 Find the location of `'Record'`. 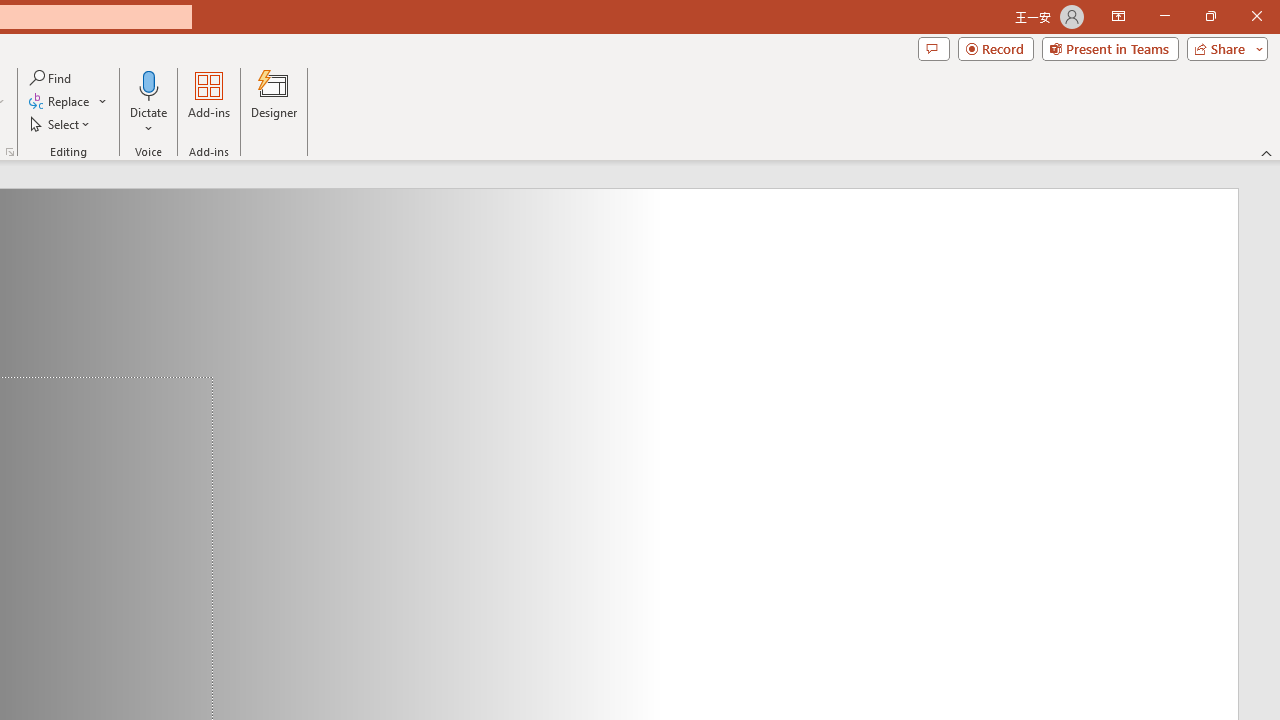

'Record' is located at coordinates (995, 47).